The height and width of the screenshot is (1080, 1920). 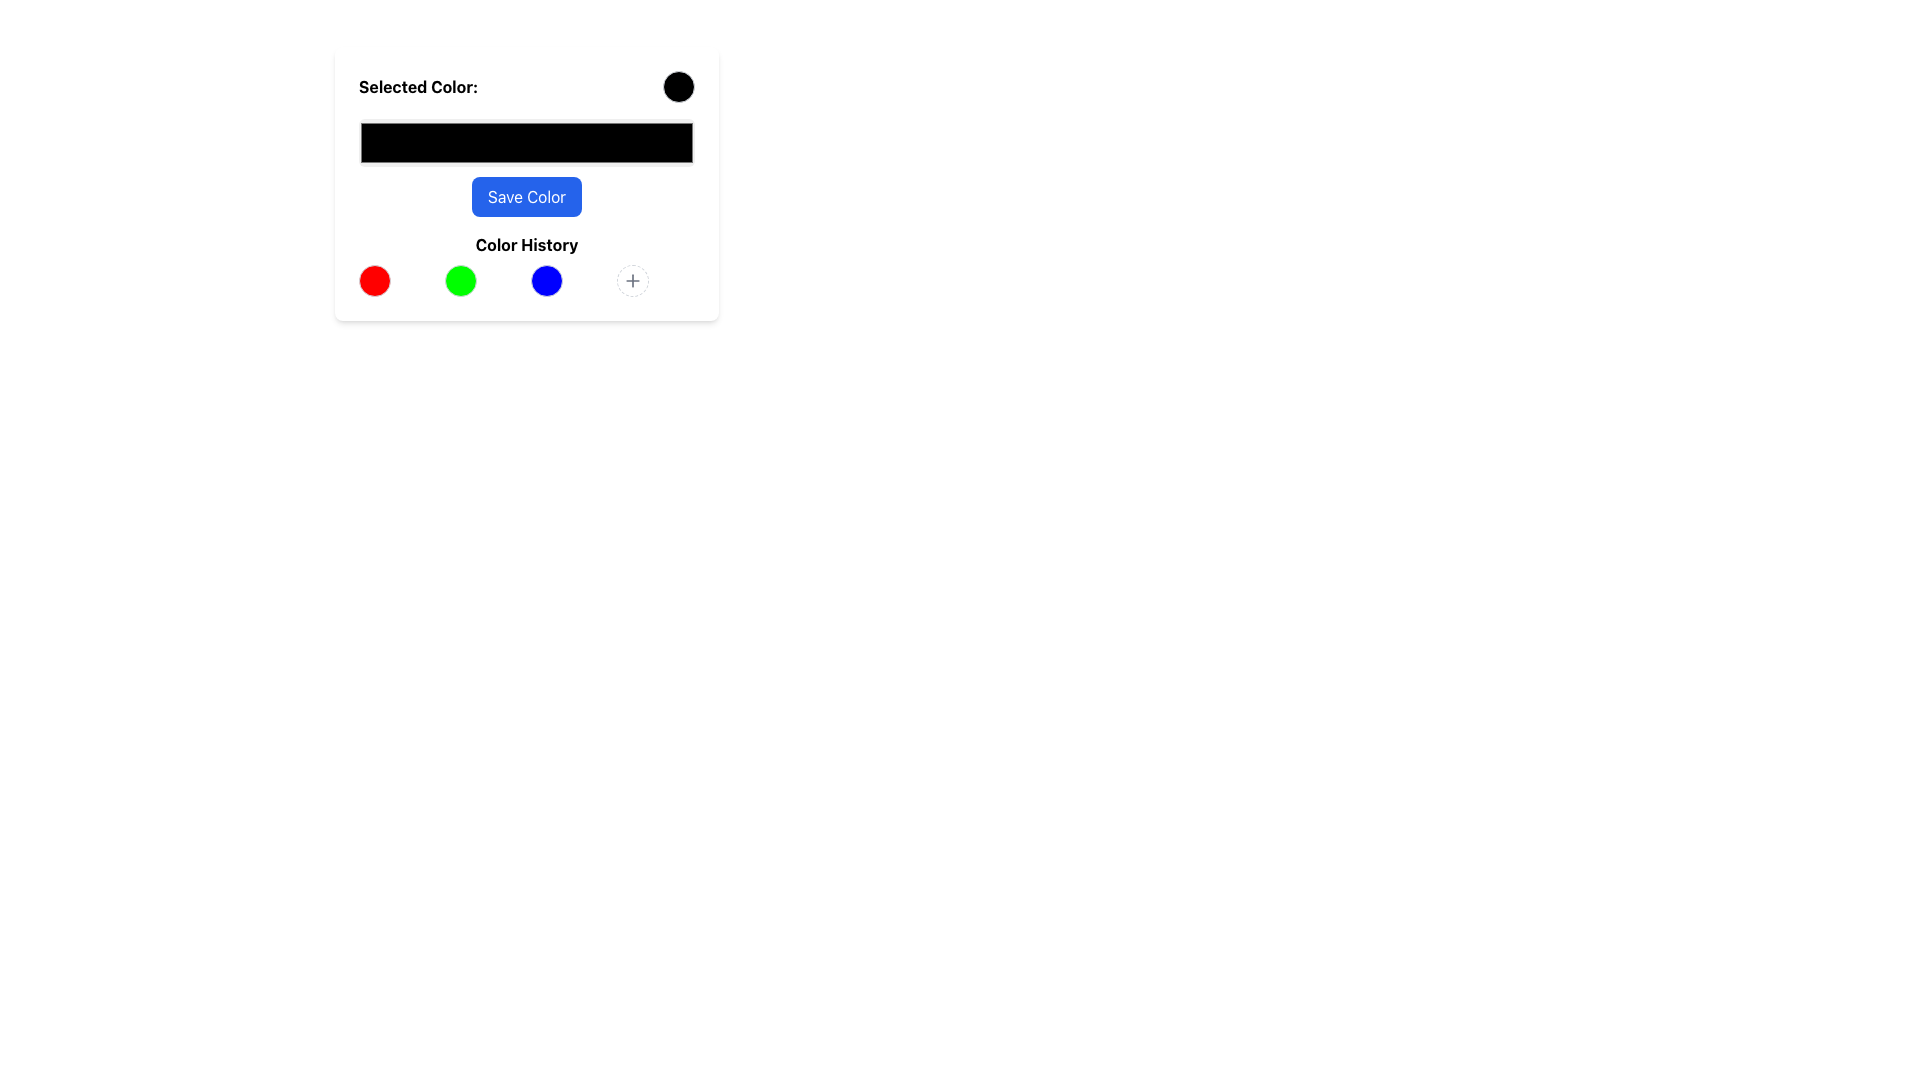 I want to click on the circular button with a dashed border and a plus icon at its center, located under the 'Color History' header, so click(x=632, y=281).